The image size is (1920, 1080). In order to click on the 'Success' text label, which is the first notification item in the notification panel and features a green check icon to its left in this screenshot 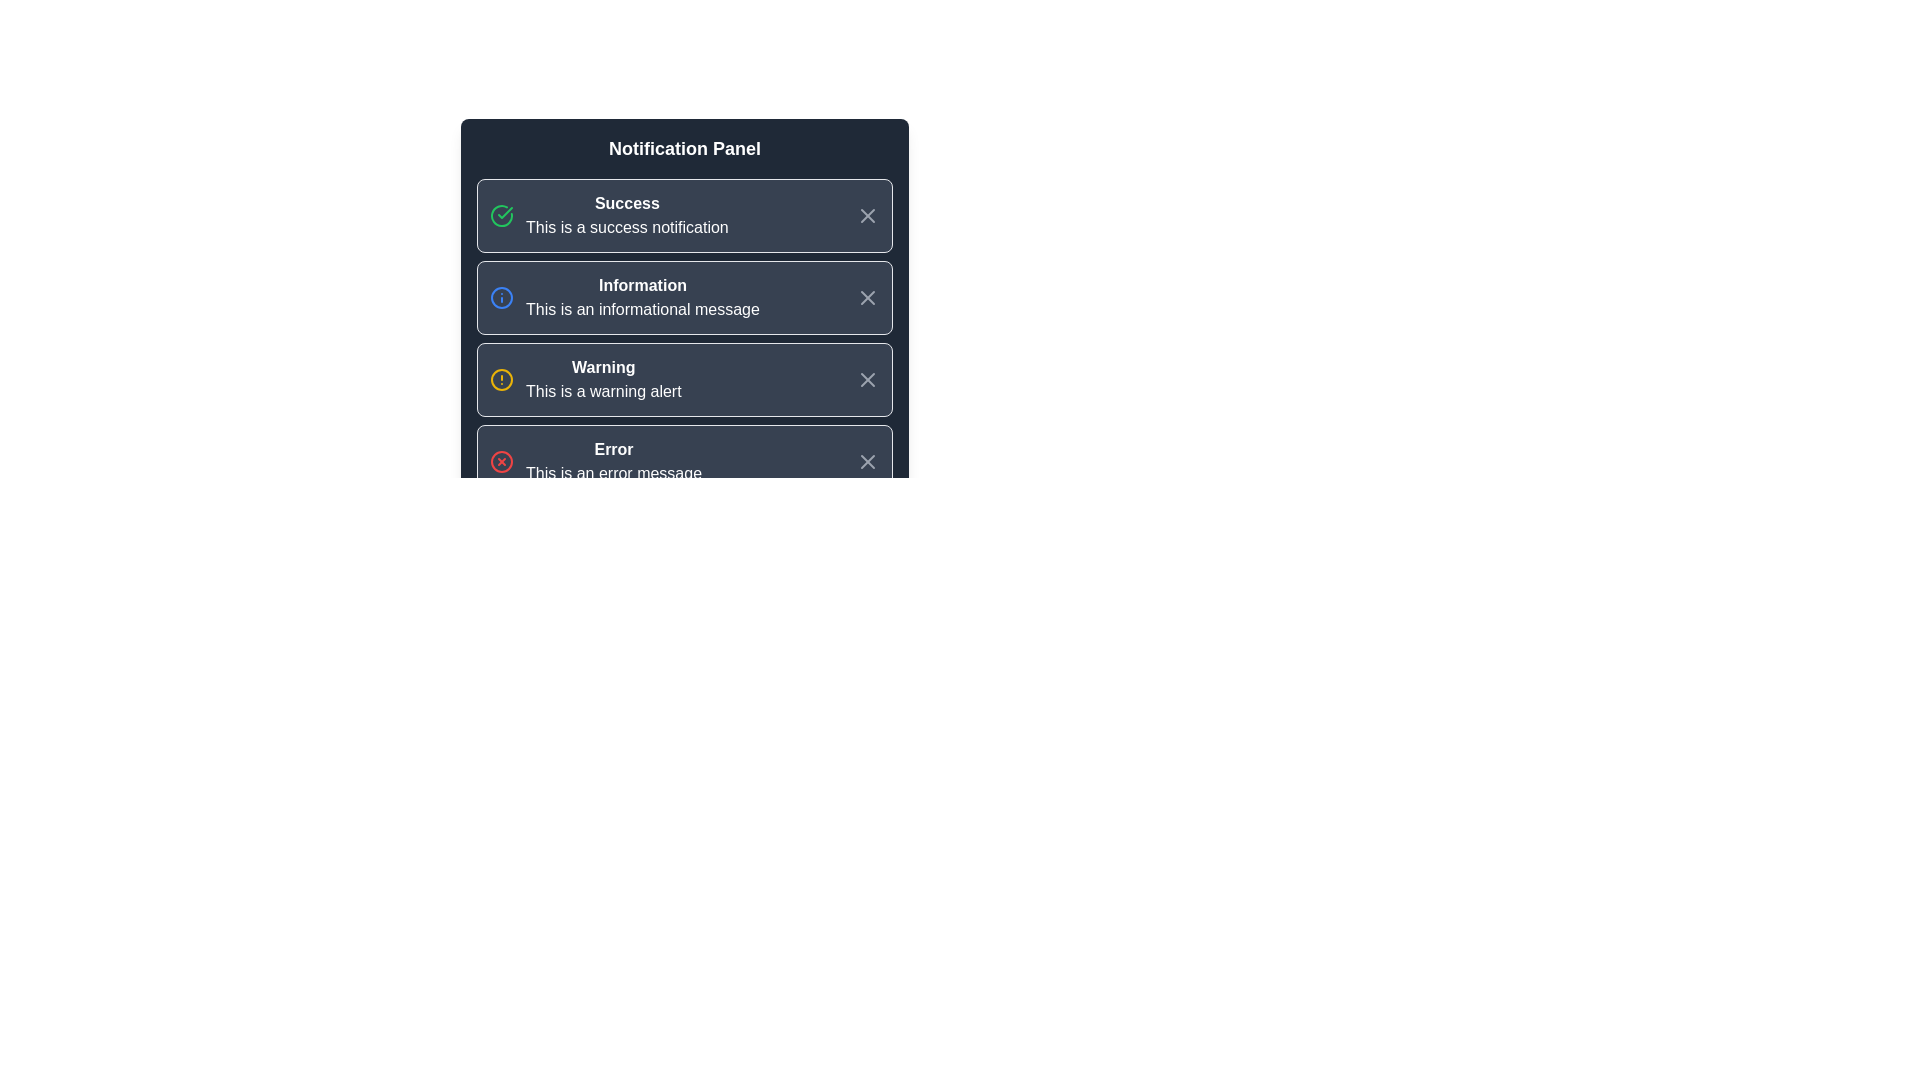, I will do `click(626, 204)`.